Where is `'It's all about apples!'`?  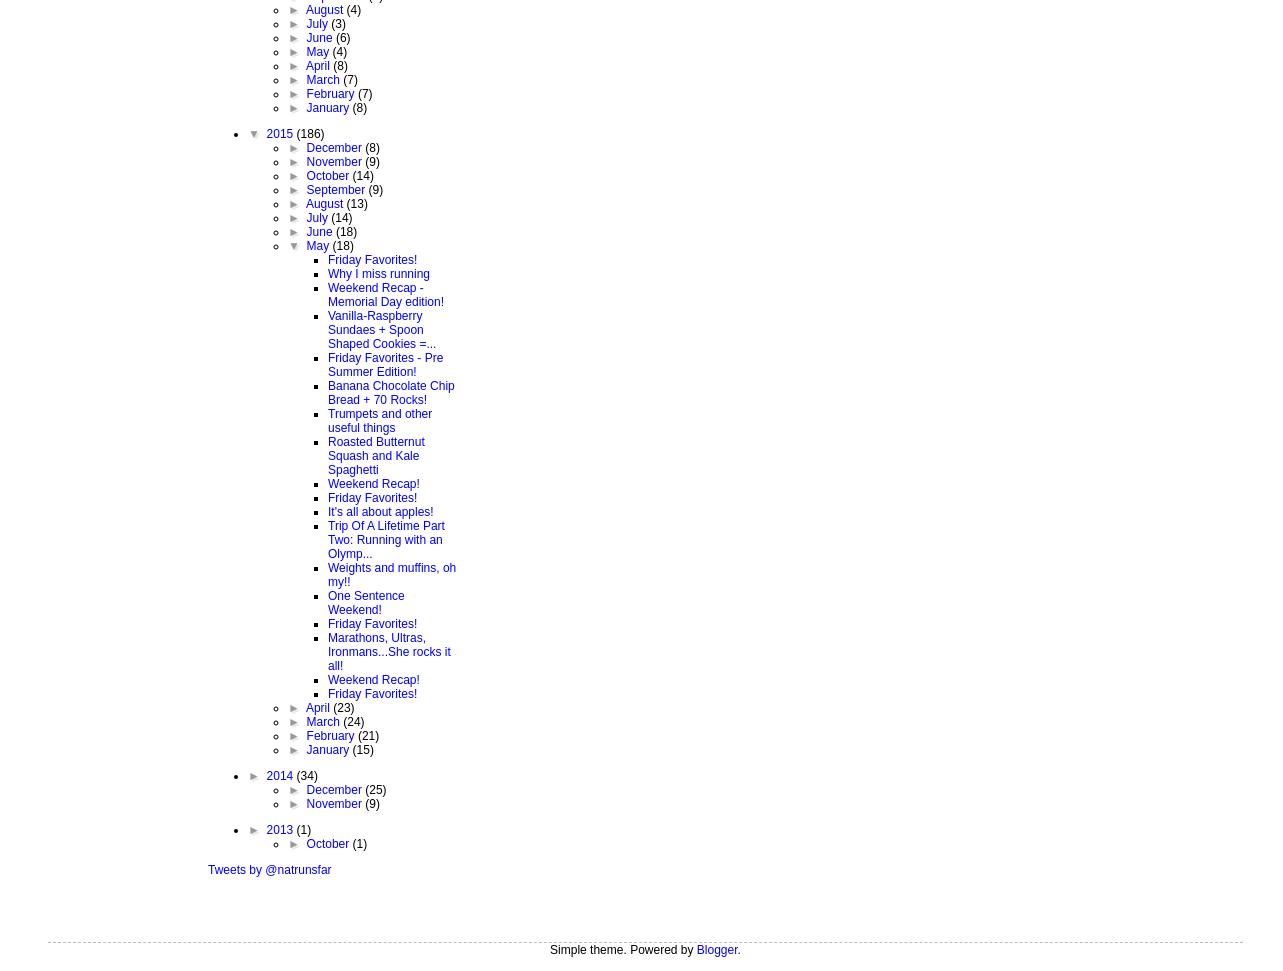 'It's all about apples!' is located at coordinates (380, 510).